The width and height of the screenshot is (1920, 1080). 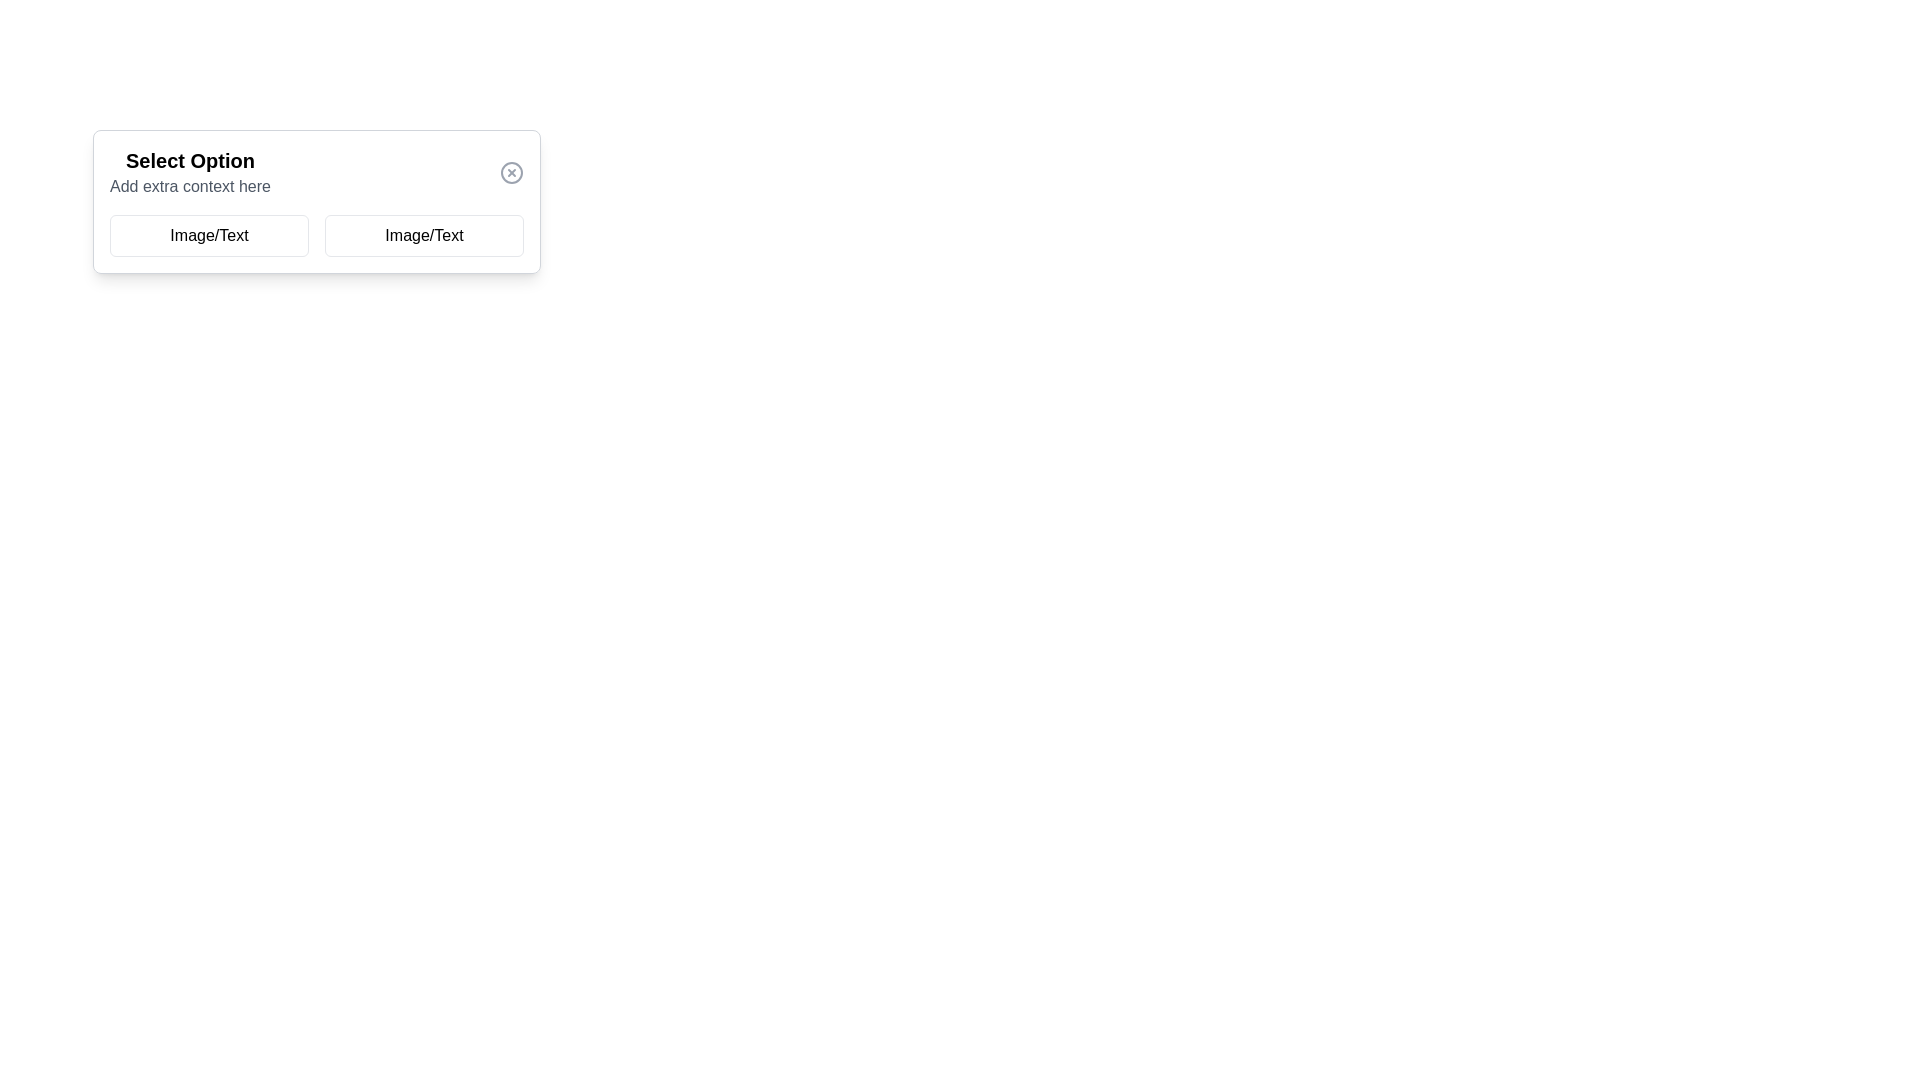 What do you see at coordinates (209, 234) in the screenshot?
I see `the leftmost Selectable Option Item below the 'Select Option' heading in the grid layout` at bounding box center [209, 234].